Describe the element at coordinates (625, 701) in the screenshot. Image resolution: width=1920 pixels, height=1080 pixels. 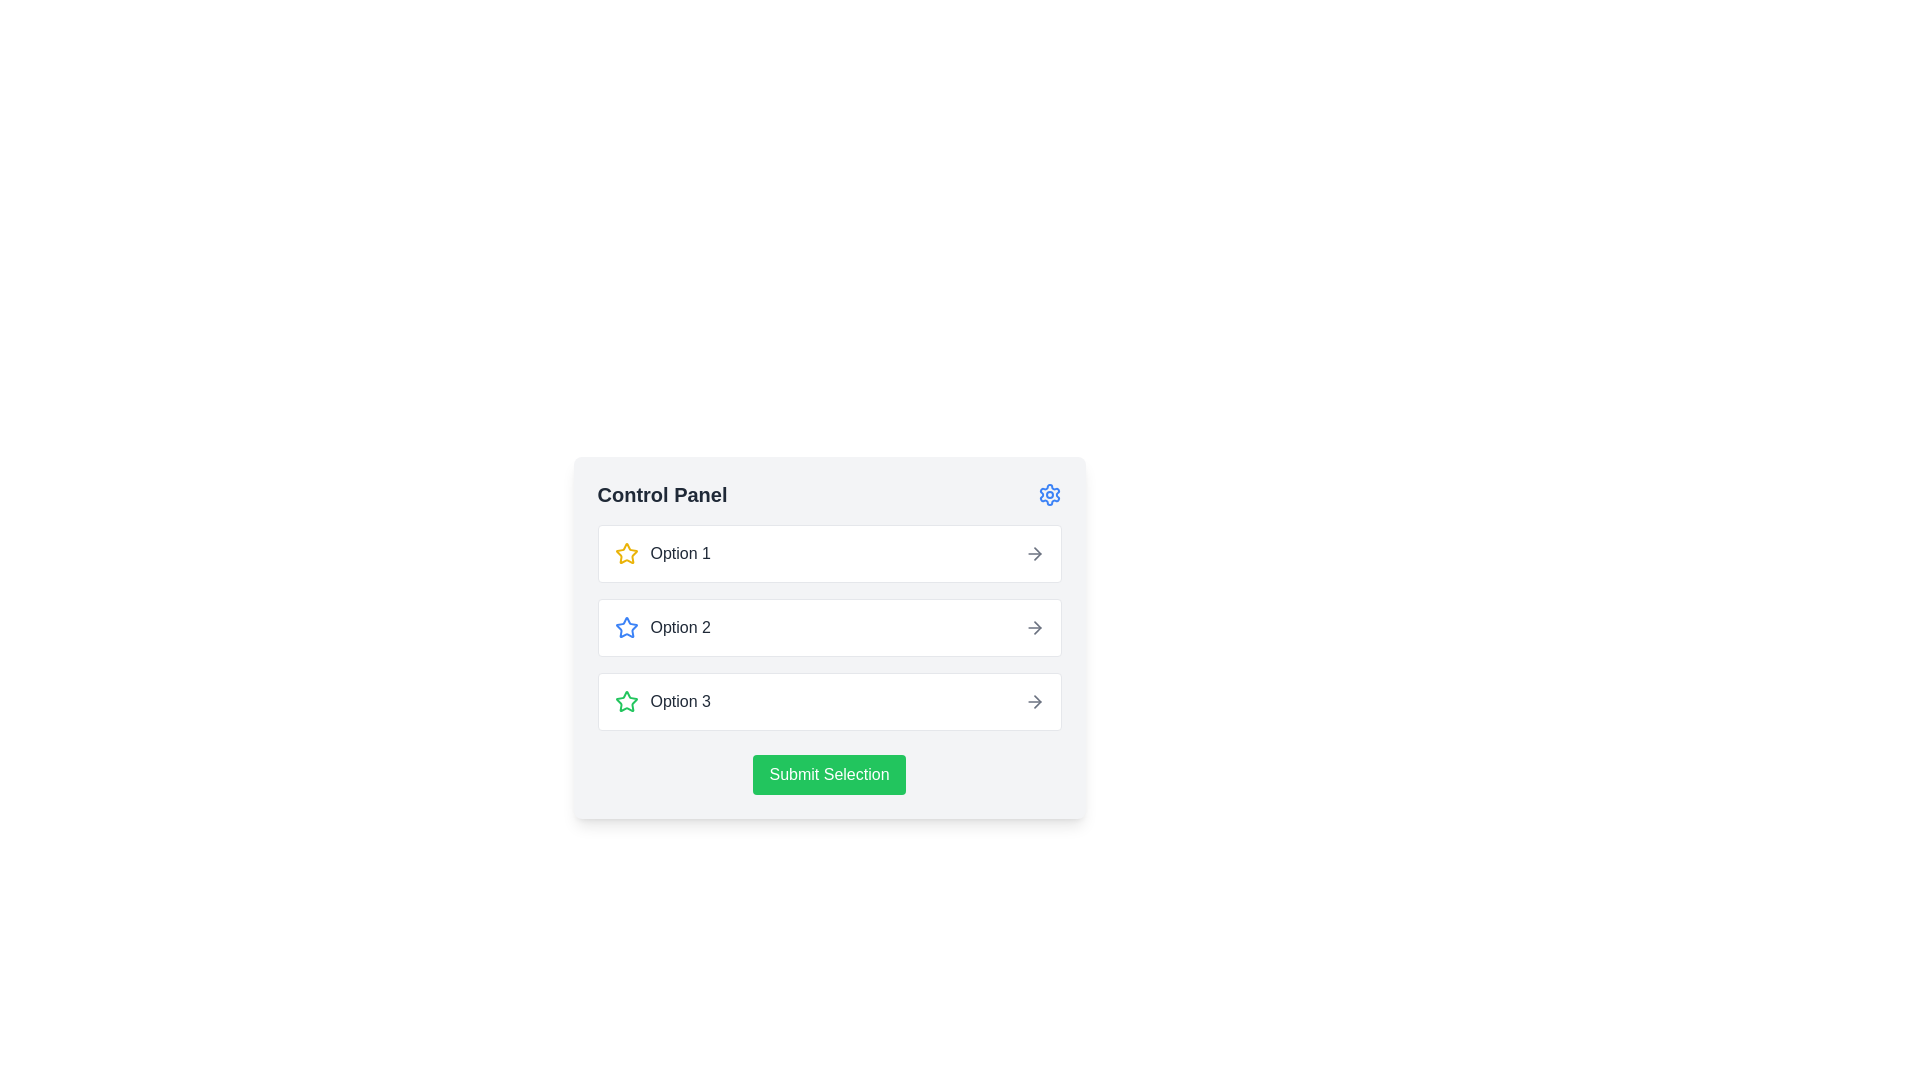
I see `the Icon that indicates 'Option 3', located on the left side of the 'Option 3' row in the control panel` at that location.